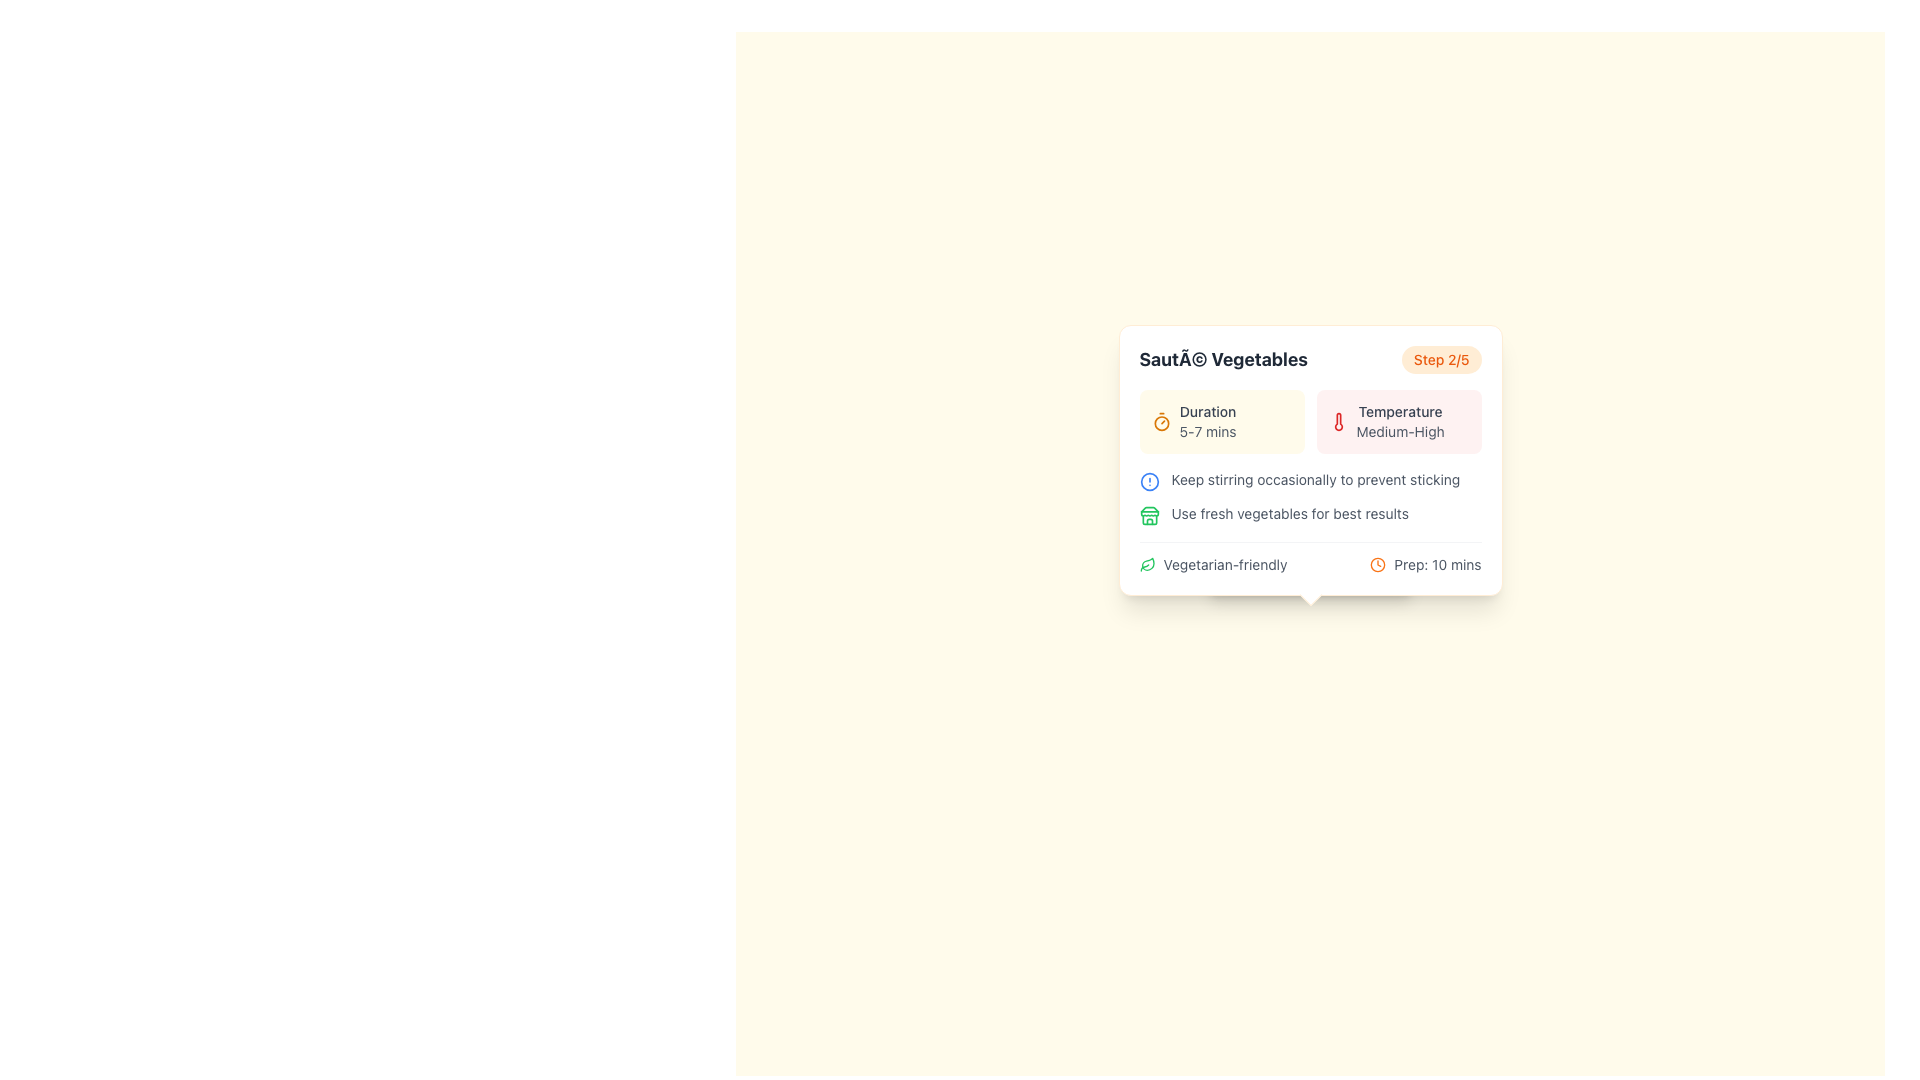 The width and height of the screenshot is (1920, 1080). I want to click on the rounded rectangular badge with a light orange background and orange text "Step 2/5" located at the top-right corner of the card labeled "Sauté Vegetables", so click(1441, 358).